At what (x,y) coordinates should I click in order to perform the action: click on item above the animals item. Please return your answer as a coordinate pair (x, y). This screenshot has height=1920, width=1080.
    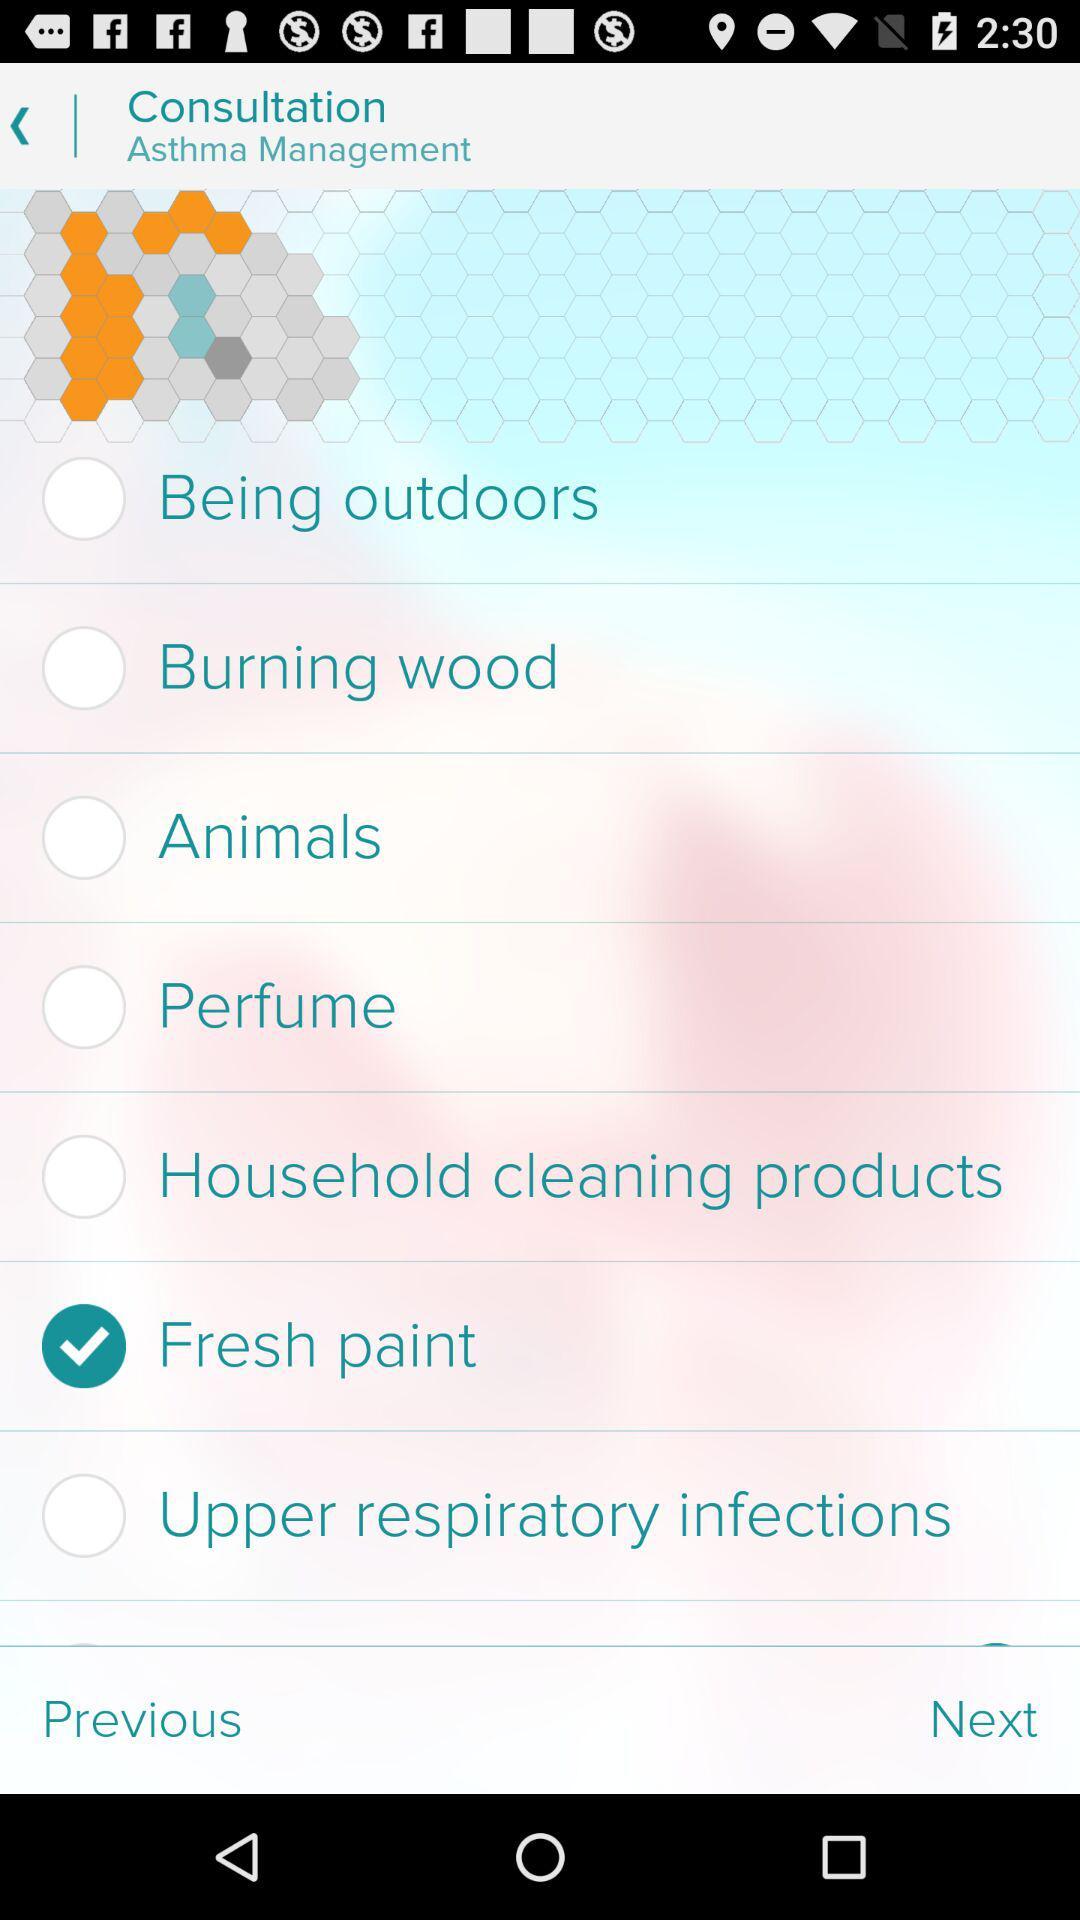
    Looking at the image, I should click on (533, 668).